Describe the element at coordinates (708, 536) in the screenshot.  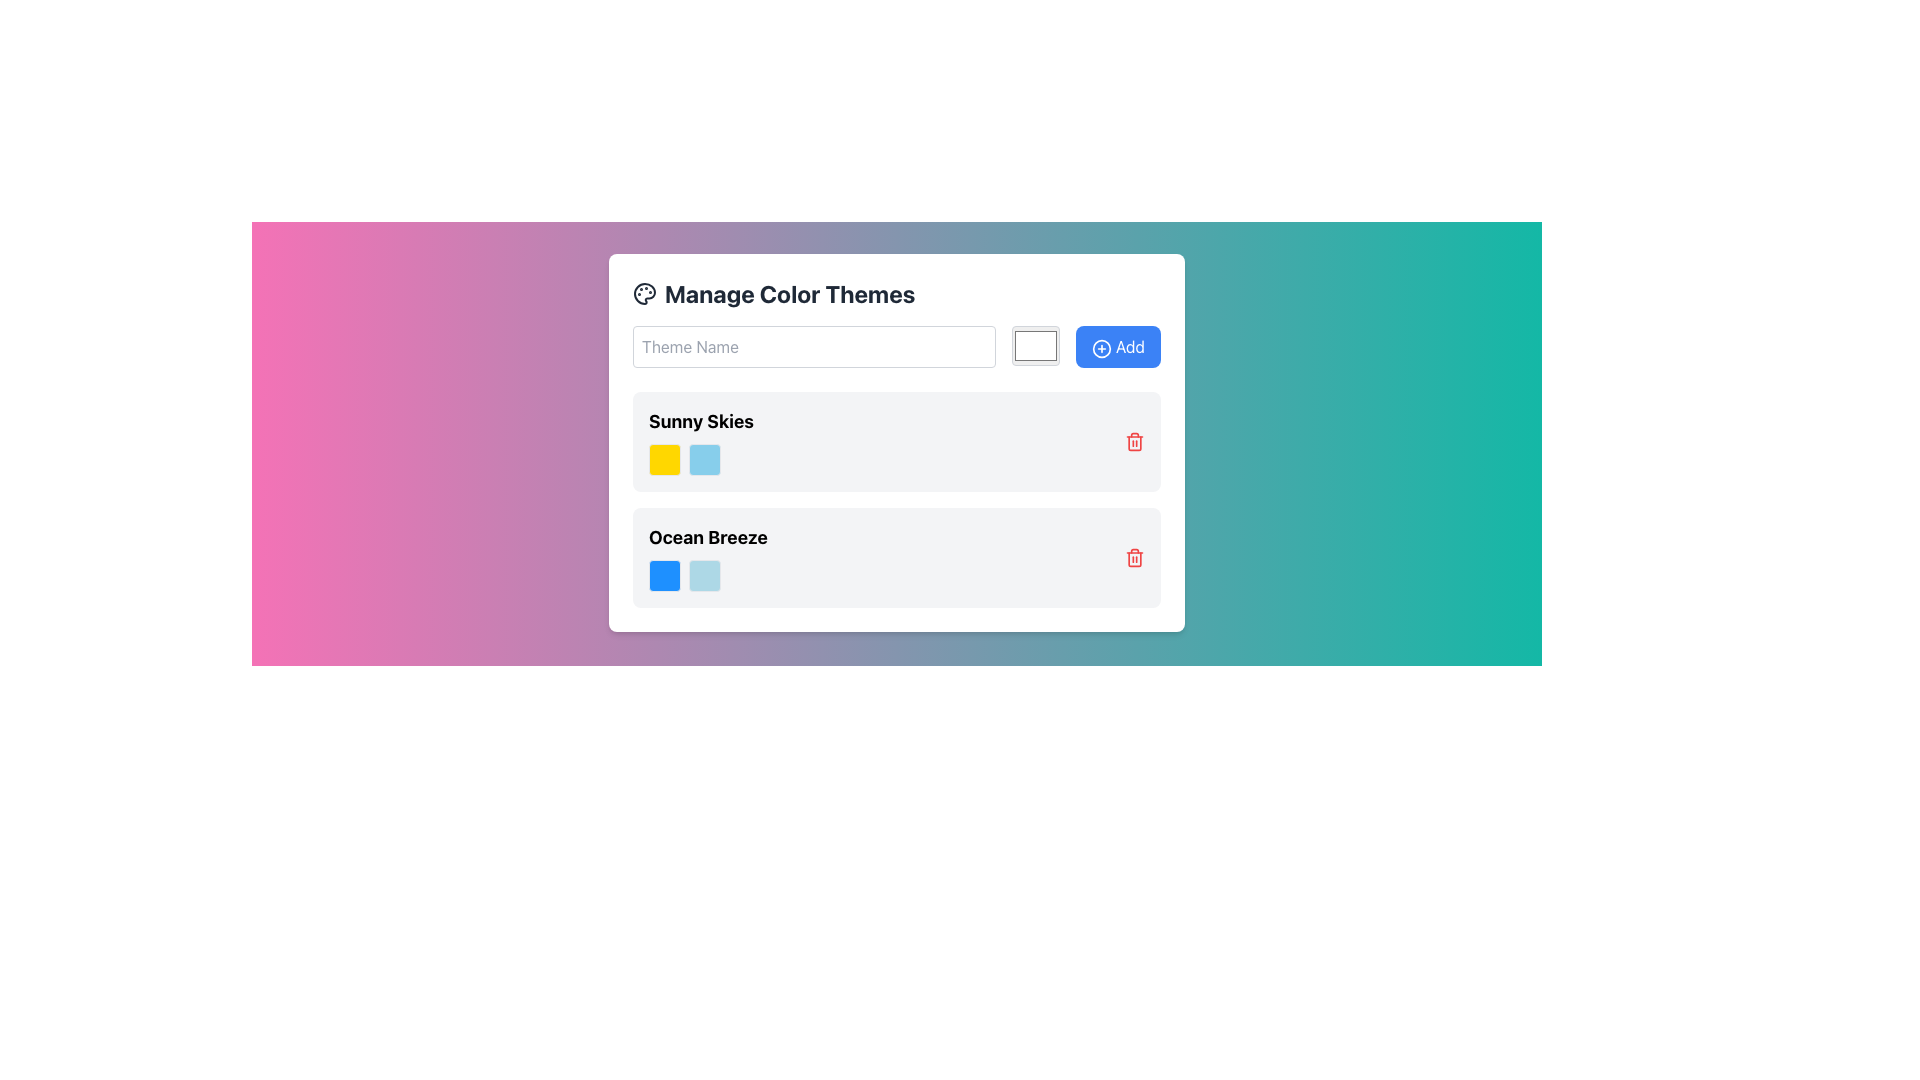
I see `text content of the 'Ocean Breeze' Text Label, which serves as the title for a color theme within the theme list` at that location.